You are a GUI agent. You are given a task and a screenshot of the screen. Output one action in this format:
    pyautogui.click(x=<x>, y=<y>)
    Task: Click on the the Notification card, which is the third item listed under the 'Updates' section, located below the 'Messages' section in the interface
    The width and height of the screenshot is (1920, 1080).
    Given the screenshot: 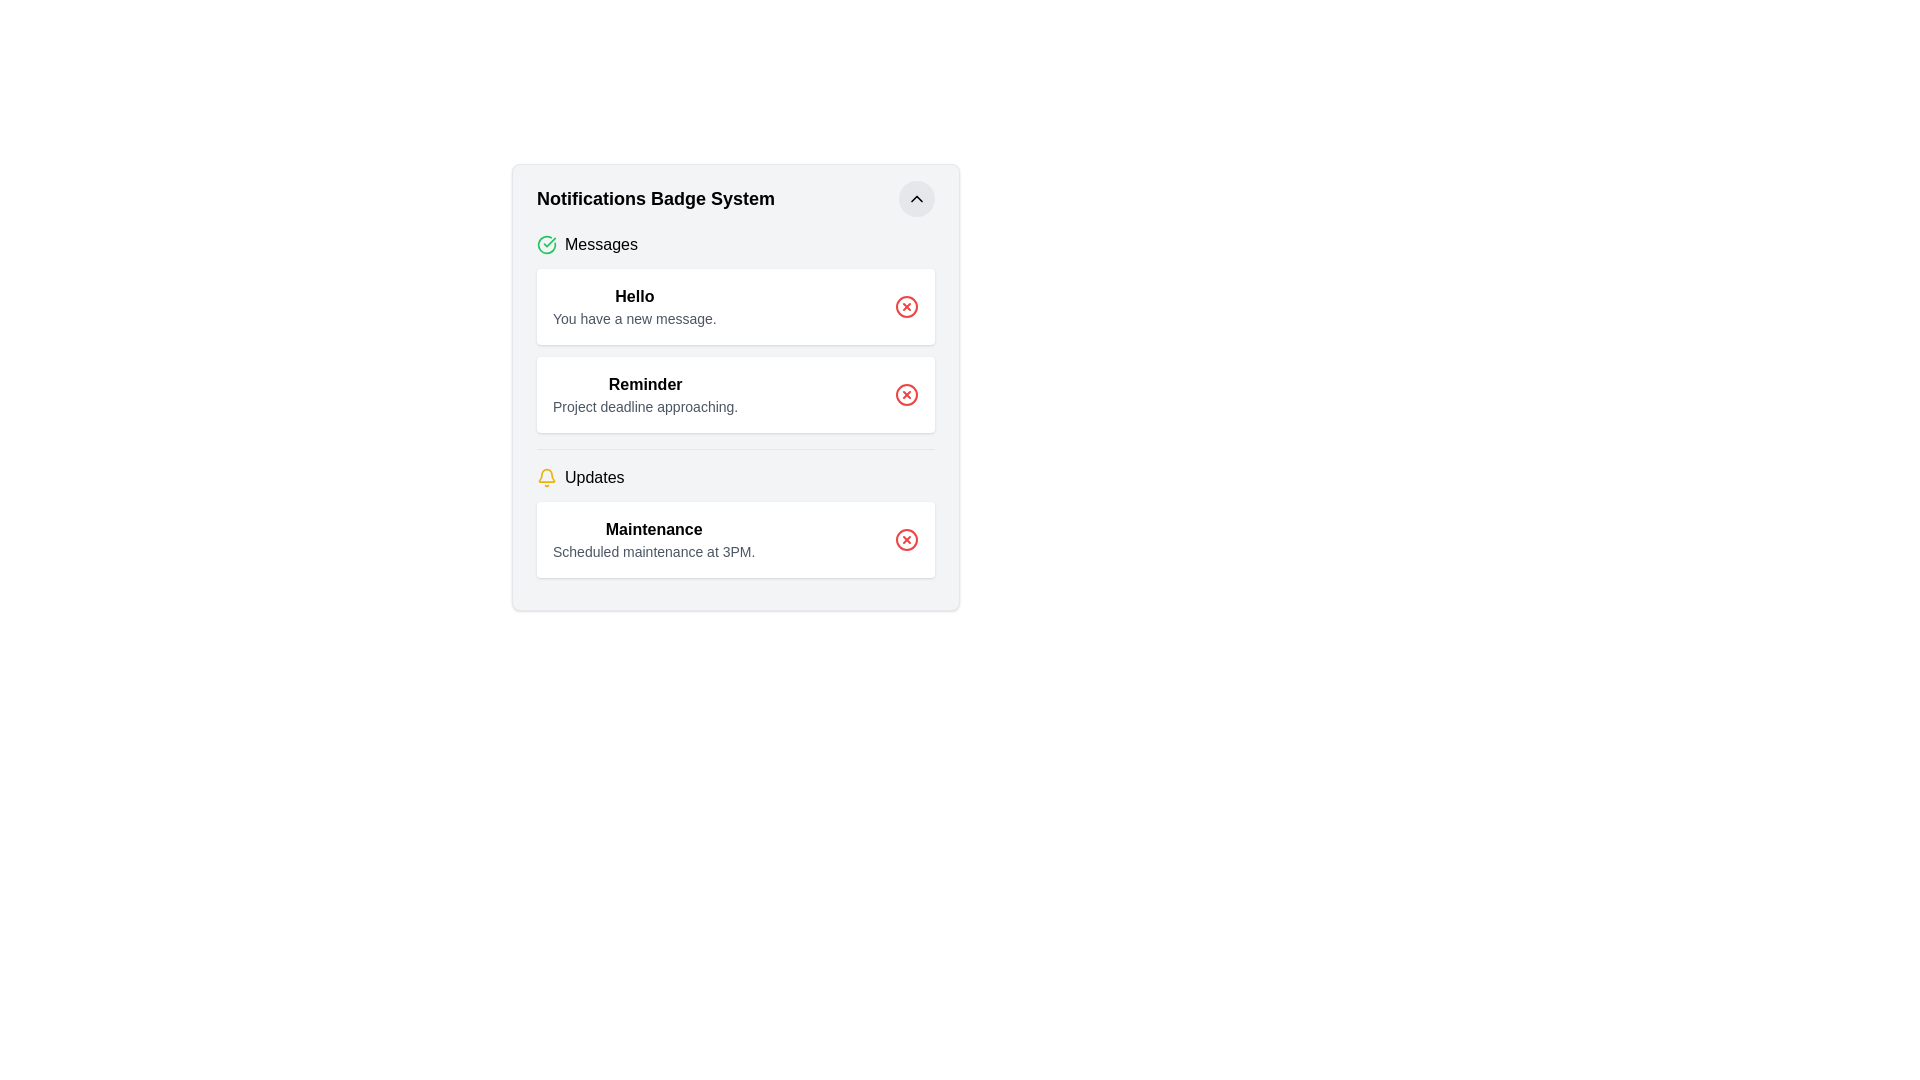 What is the action you would take?
    pyautogui.click(x=734, y=540)
    